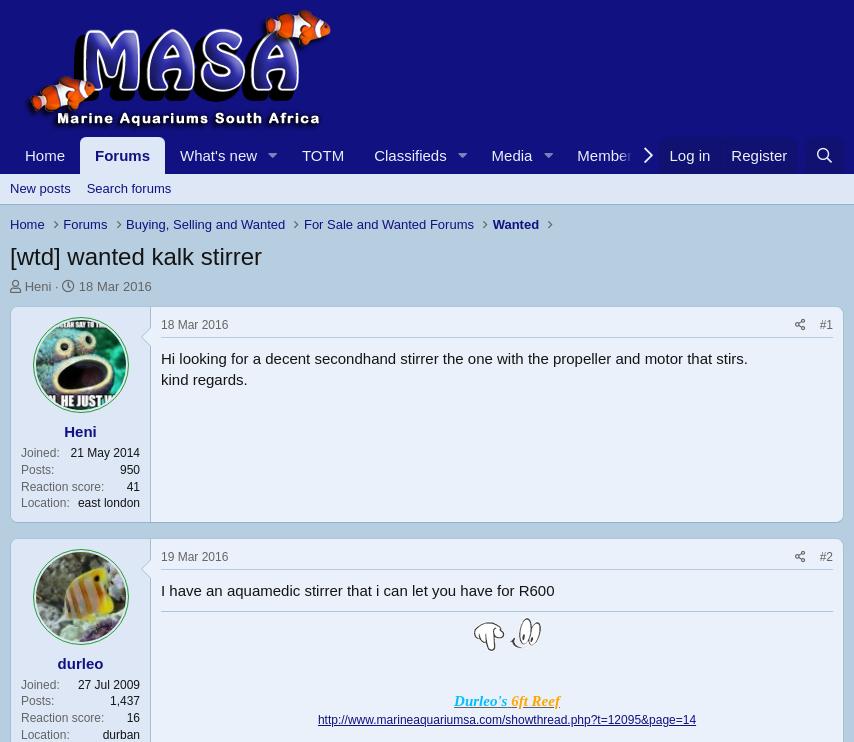 The image size is (854, 742). Describe the element at coordinates (489, 155) in the screenshot. I see `'Media'` at that location.